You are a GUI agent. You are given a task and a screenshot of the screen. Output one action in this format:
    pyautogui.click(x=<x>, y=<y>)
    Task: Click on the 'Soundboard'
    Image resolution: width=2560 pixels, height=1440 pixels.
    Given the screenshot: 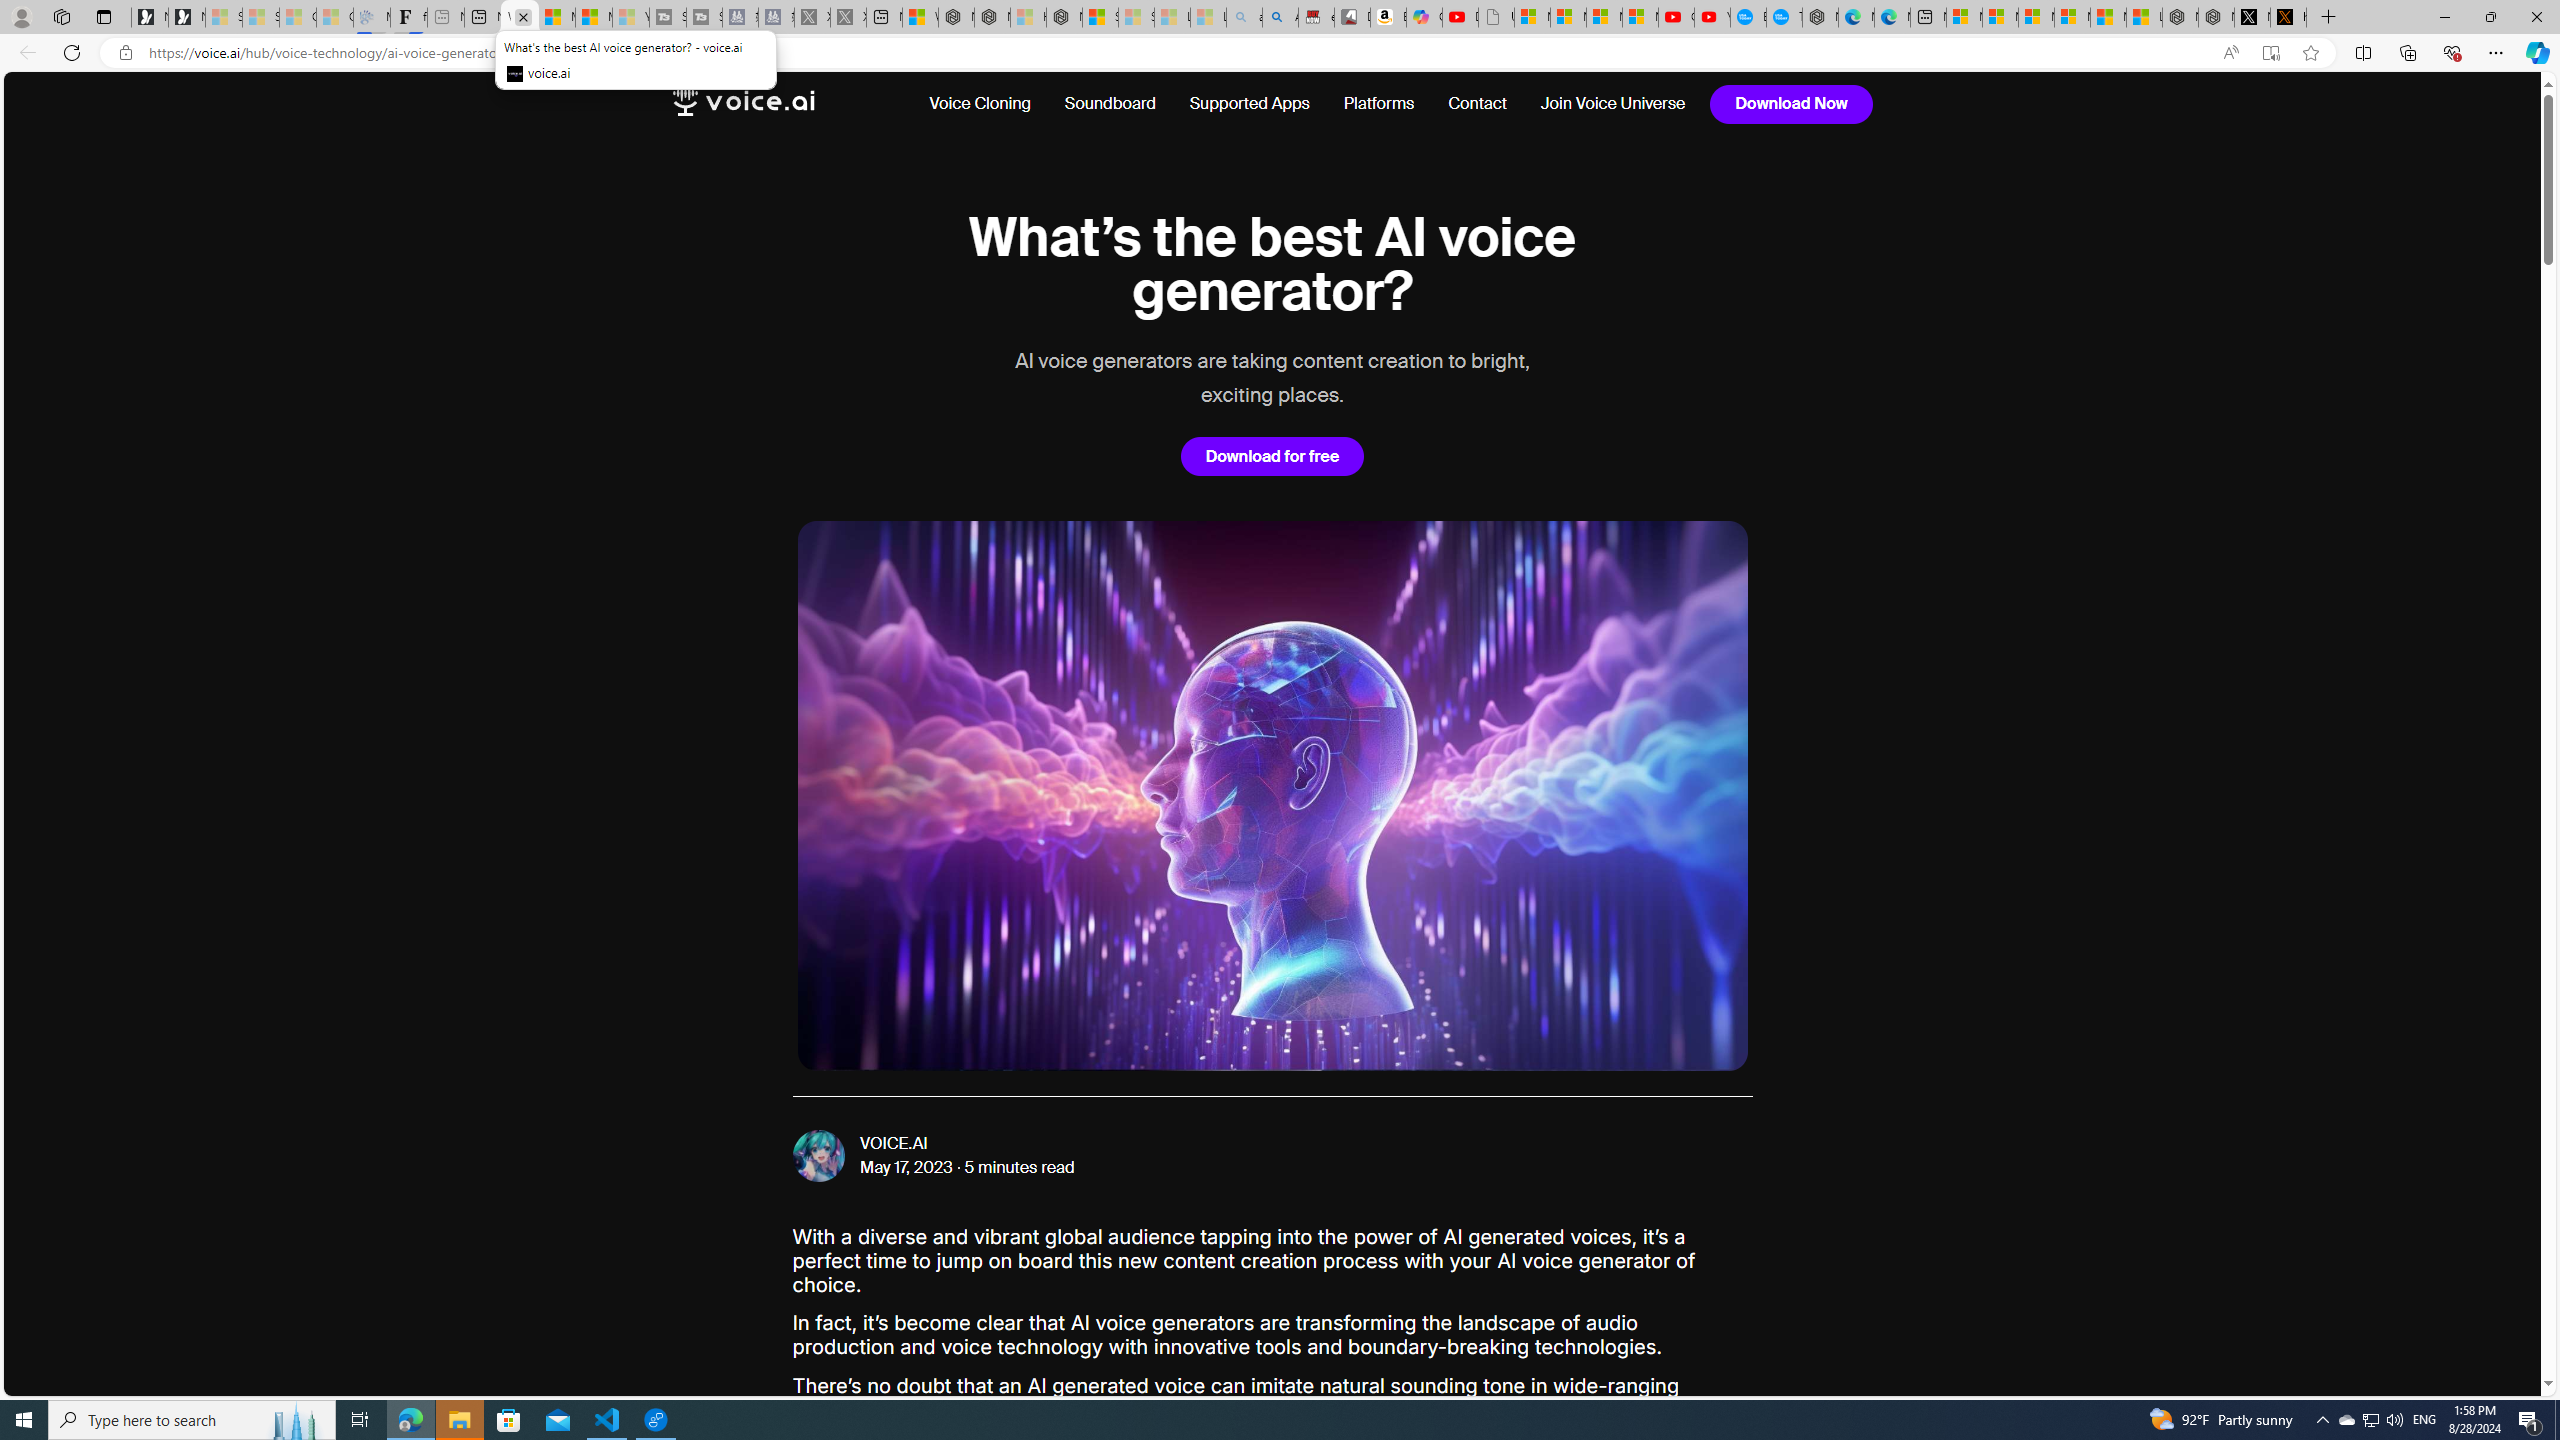 What is the action you would take?
    pyautogui.click(x=1110, y=103)
    